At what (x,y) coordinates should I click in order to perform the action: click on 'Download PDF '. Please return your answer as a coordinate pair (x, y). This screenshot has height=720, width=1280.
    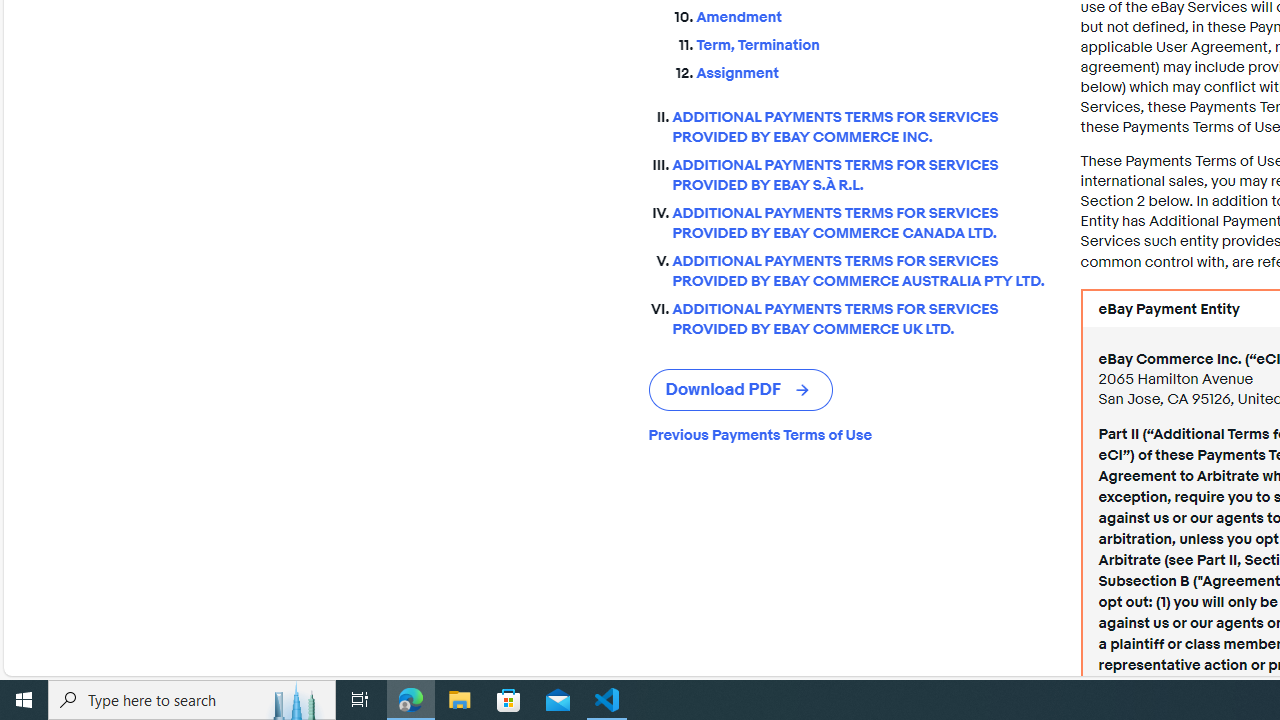
    Looking at the image, I should click on (740, 390).